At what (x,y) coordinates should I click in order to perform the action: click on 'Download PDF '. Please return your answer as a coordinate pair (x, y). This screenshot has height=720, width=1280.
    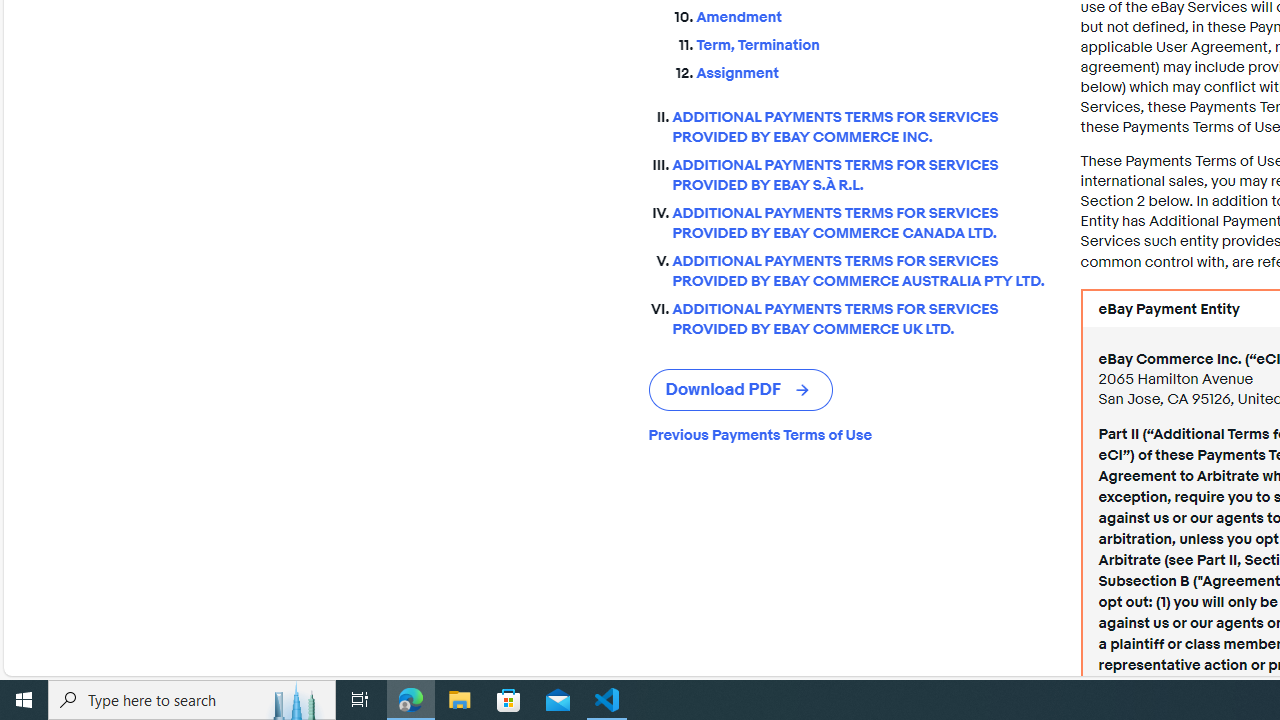
    Looking at the image, I should click on (740, 390).